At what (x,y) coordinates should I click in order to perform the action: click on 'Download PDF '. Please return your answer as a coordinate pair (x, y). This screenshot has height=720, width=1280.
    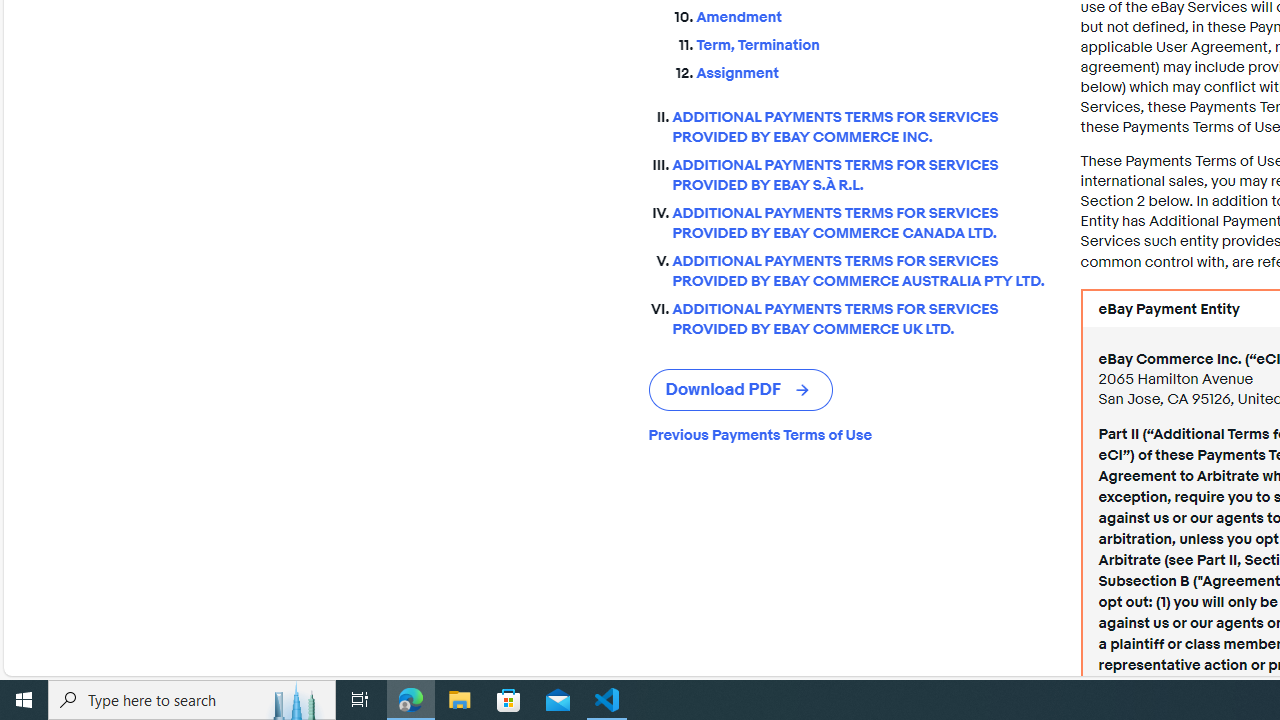
    Looking at the image, I should click on (740, 390).